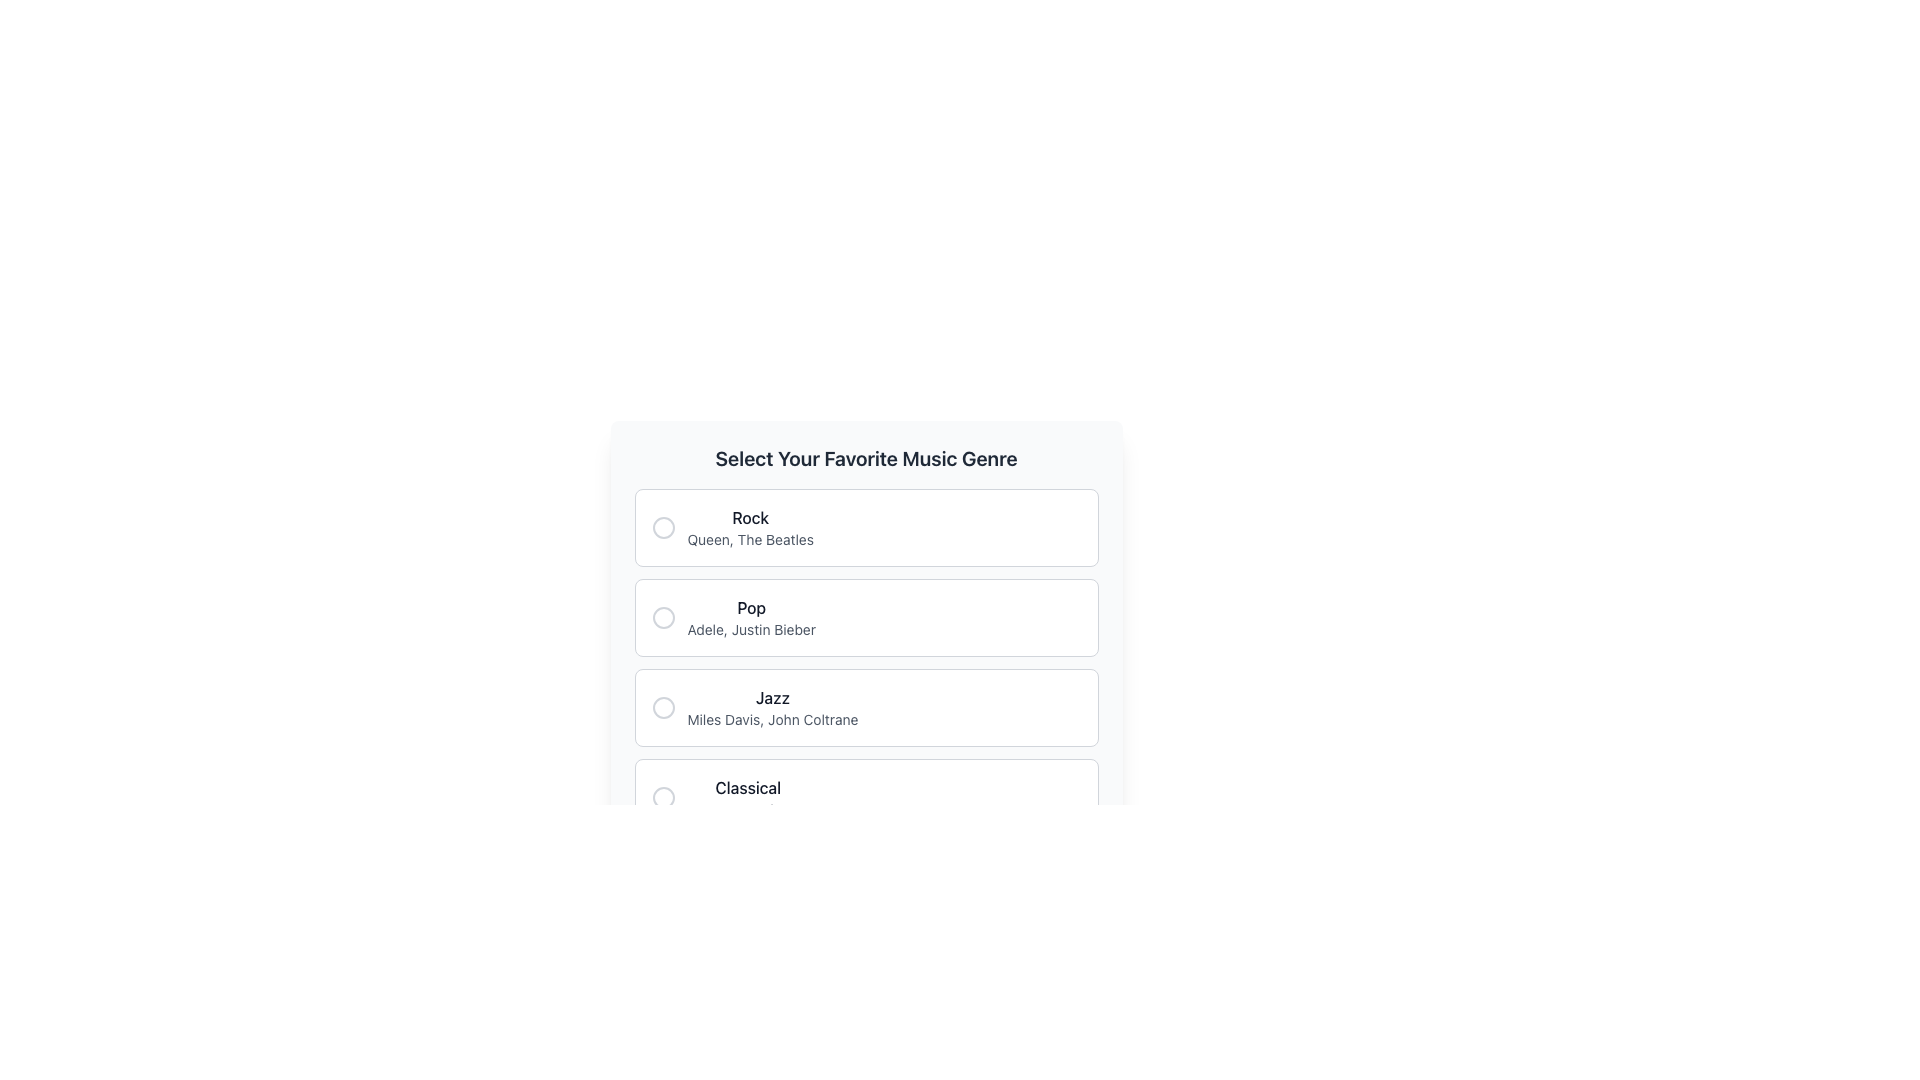 The width and height of the screenshot is (1920, 1080). I want to click on the third radio button option for music genres in the selection menu, so click(771, 707).